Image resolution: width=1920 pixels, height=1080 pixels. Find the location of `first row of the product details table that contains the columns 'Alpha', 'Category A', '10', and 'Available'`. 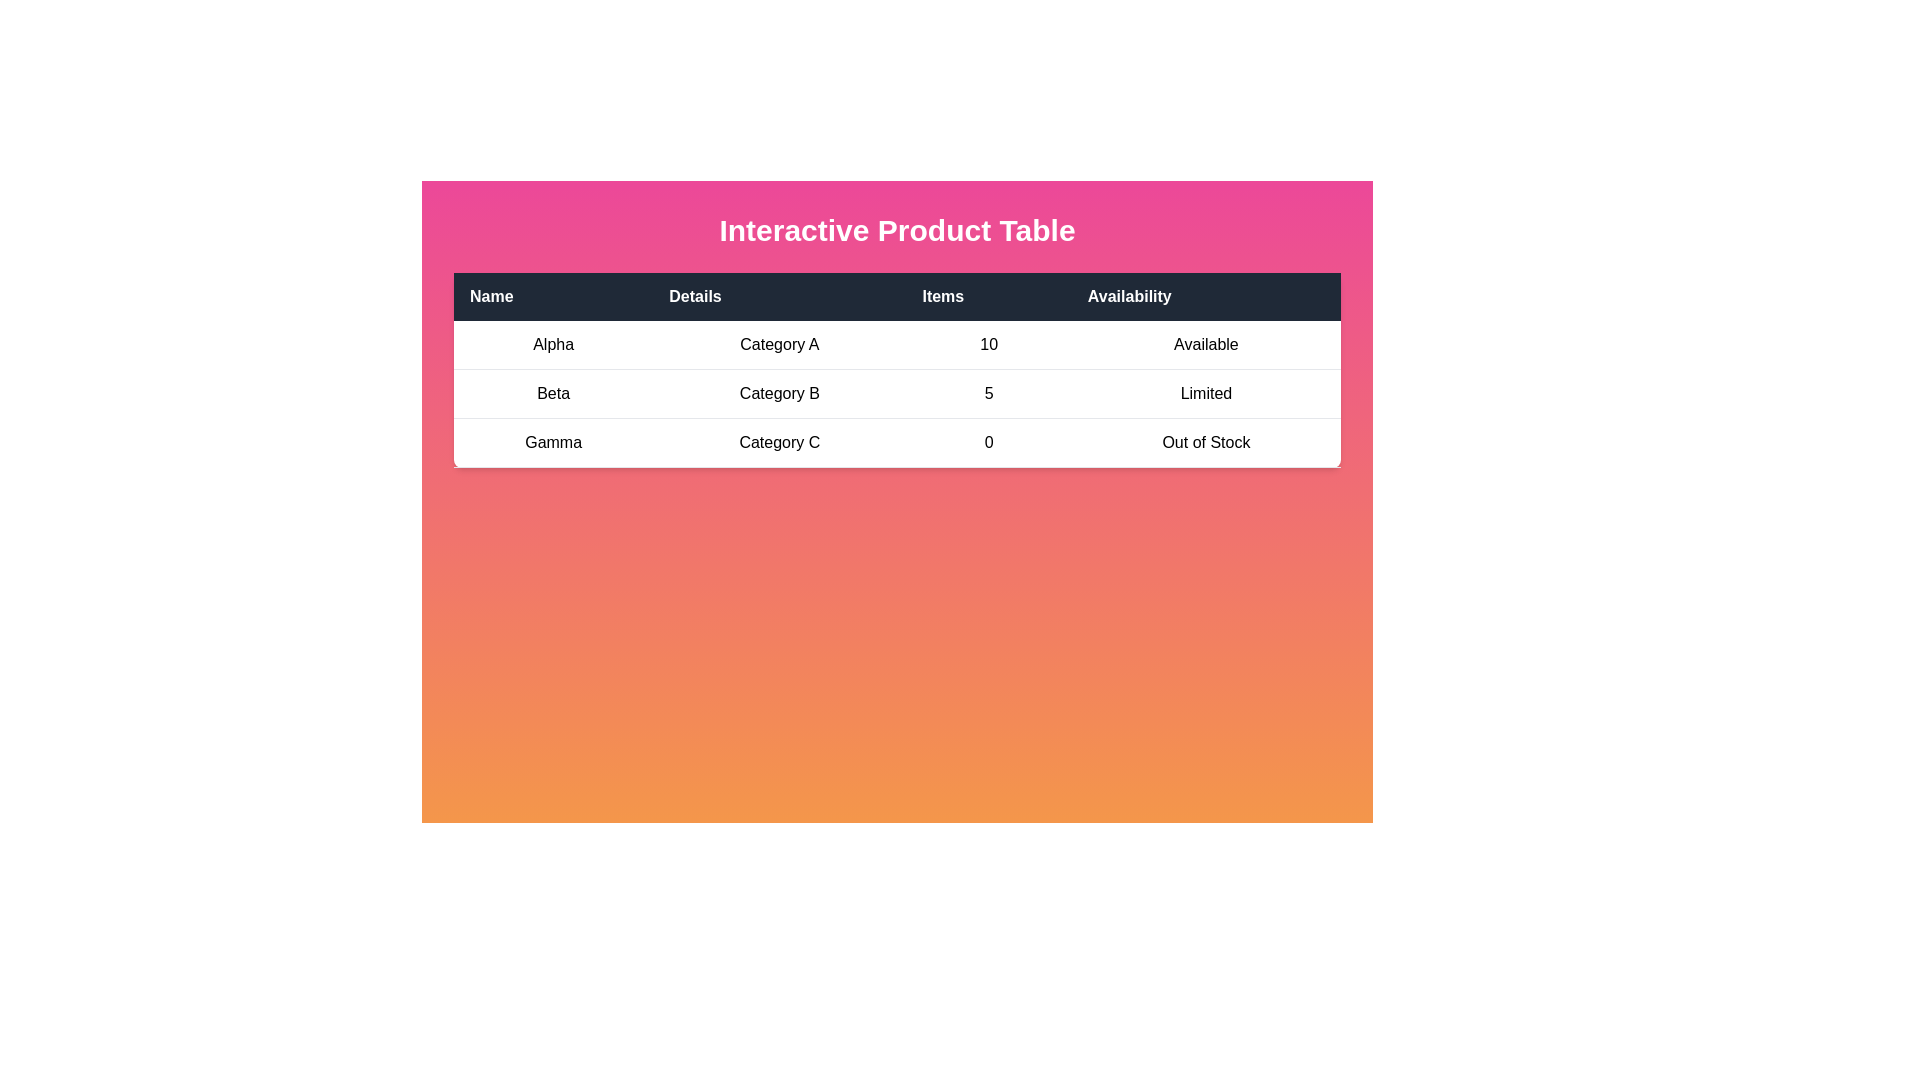

first row of the product details table that contains the columns 'Alpha', 'Category A', '10', and 'Available' is located at coordinates (896, 344).